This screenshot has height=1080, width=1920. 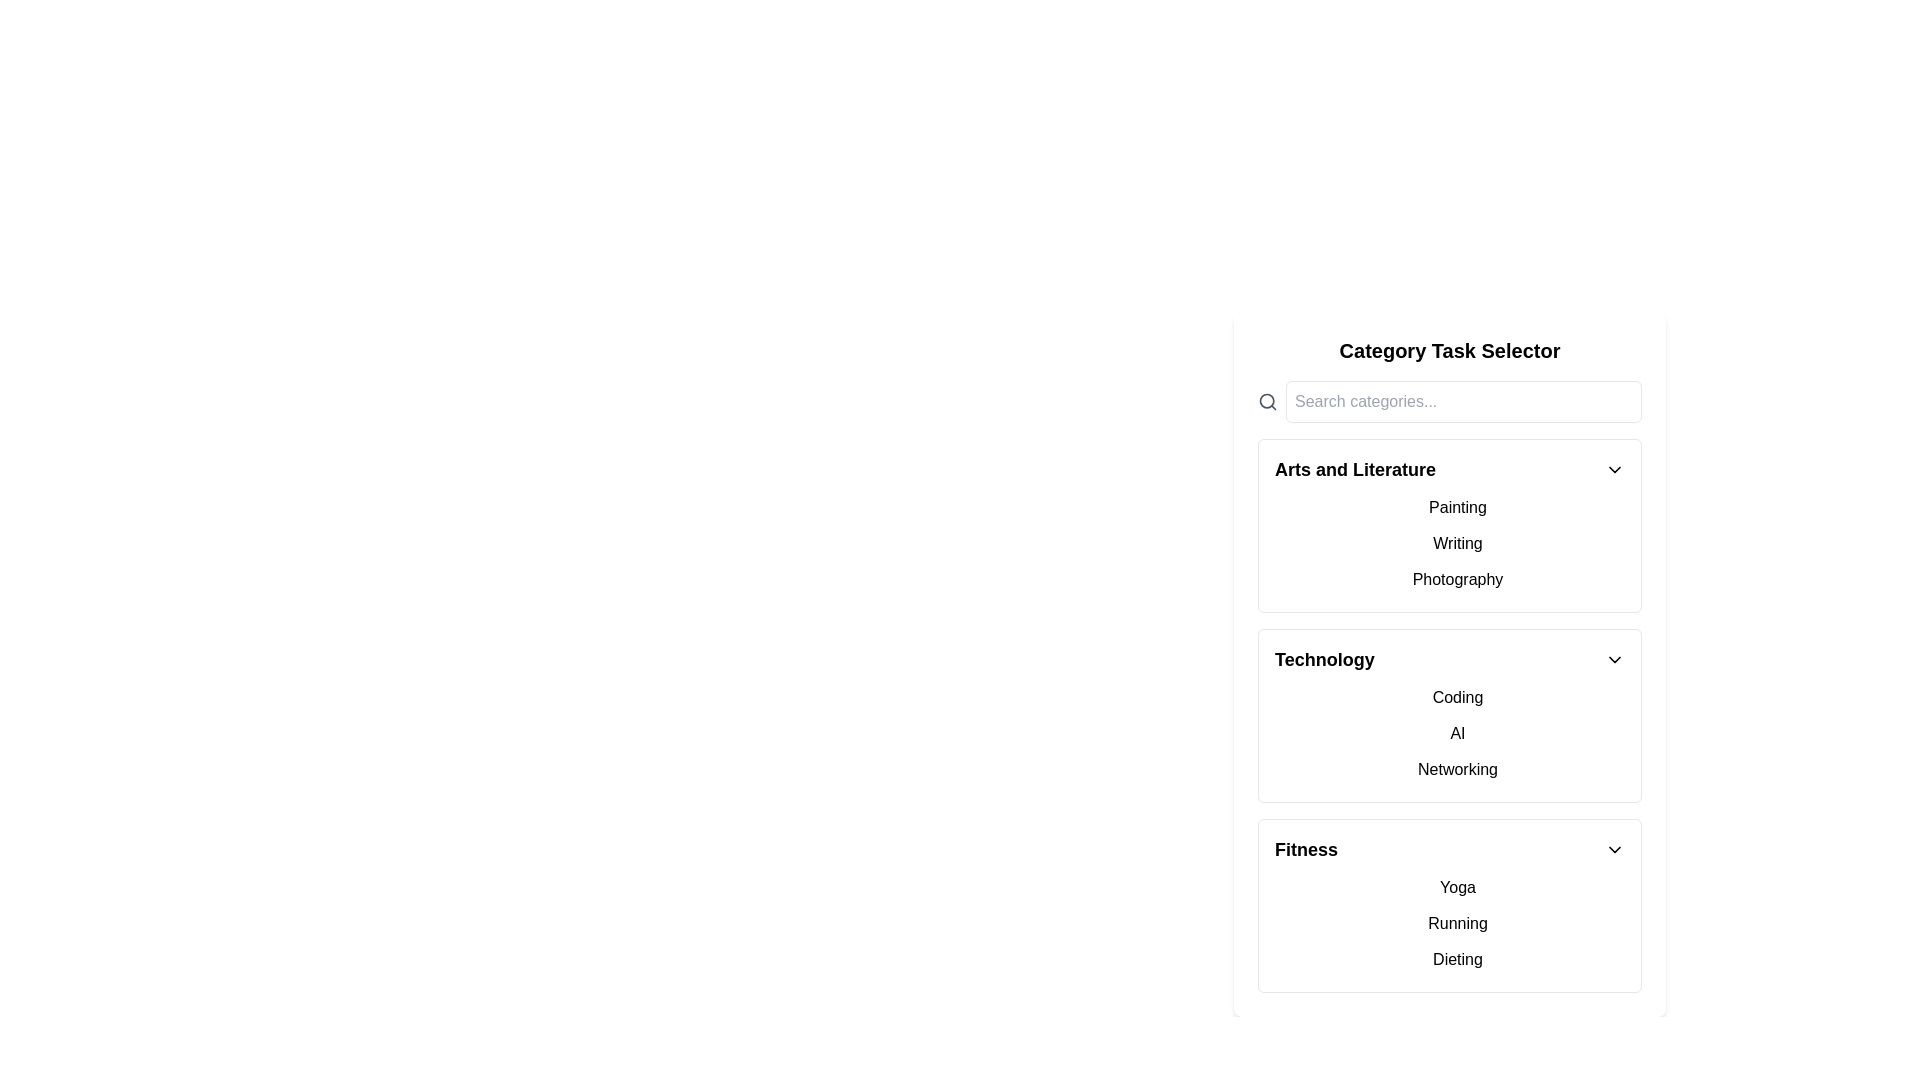 I want to click on the chevron icon located to the far right of the 'Technology' section header, so click(x=1614, y=659).